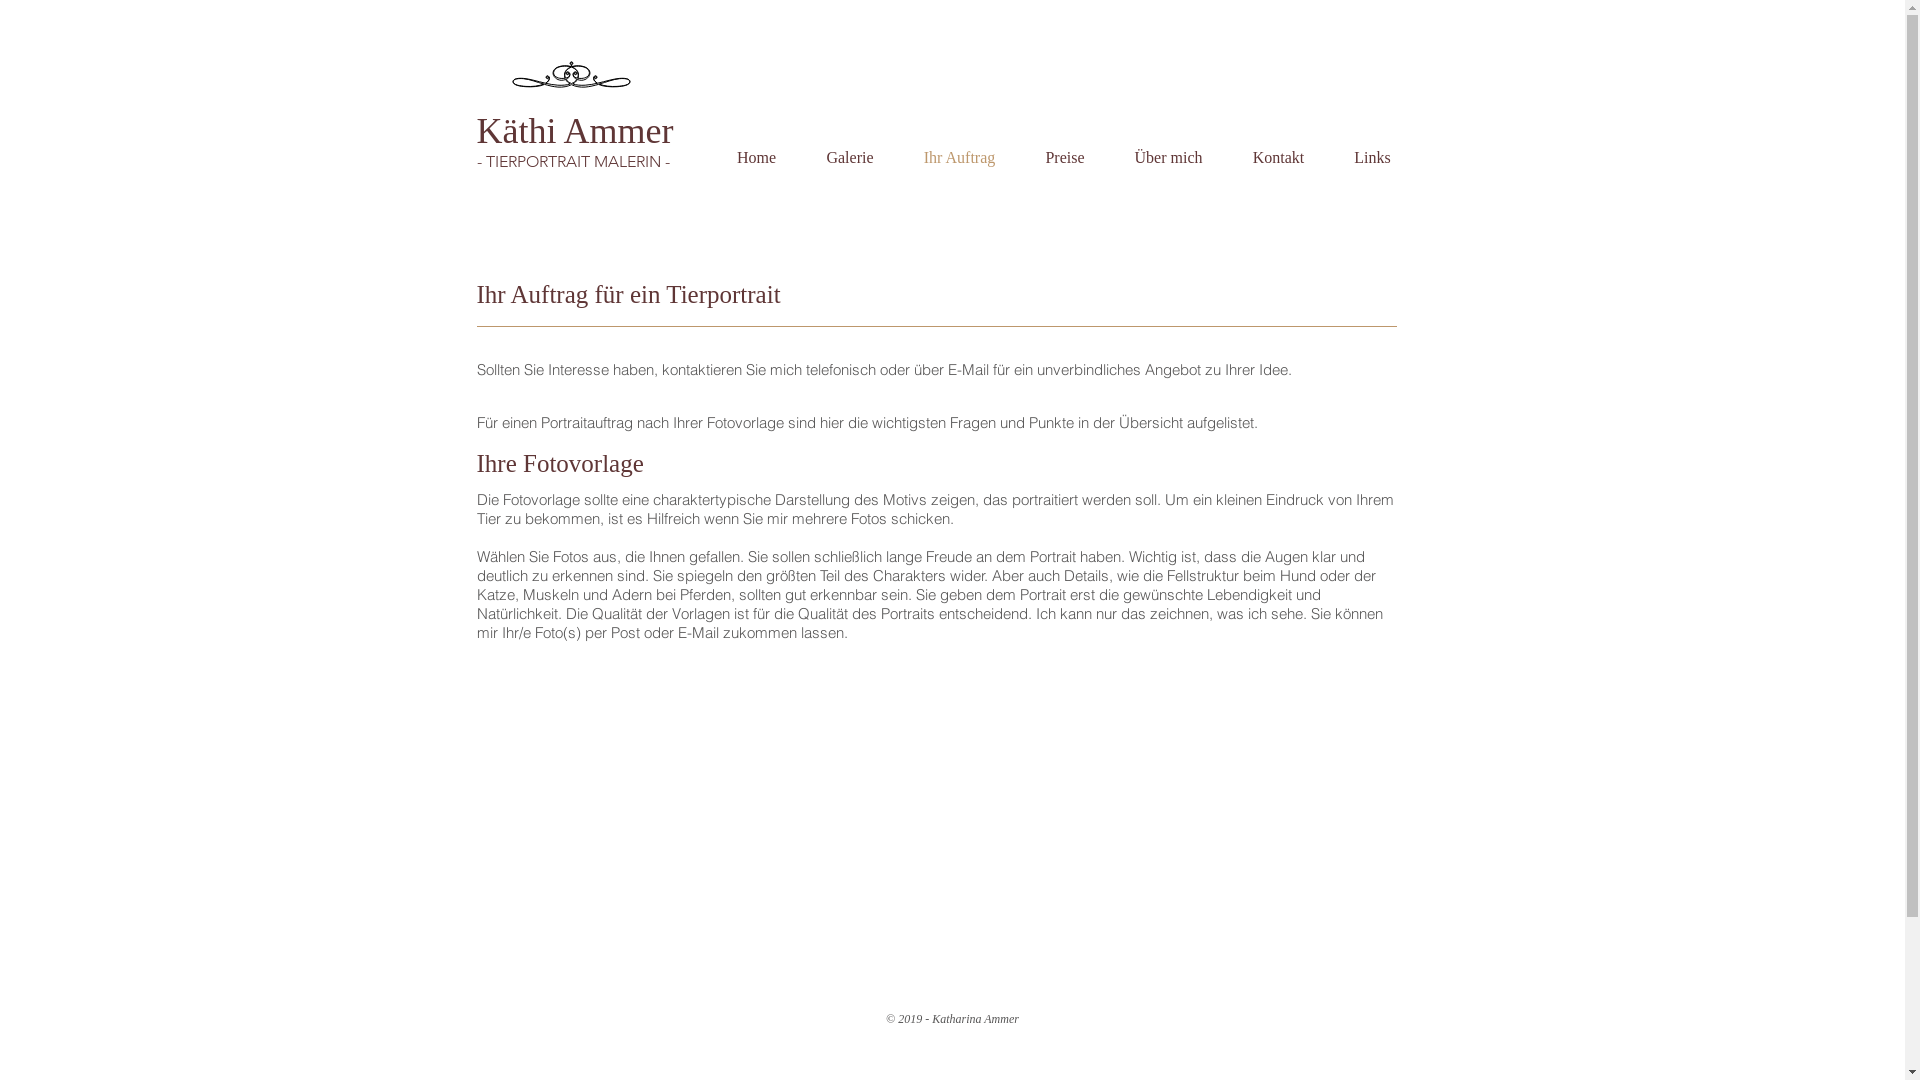 The width and height of the screenshot is (1920, 1080). I want to click on 'Links', so click(1371, 157).